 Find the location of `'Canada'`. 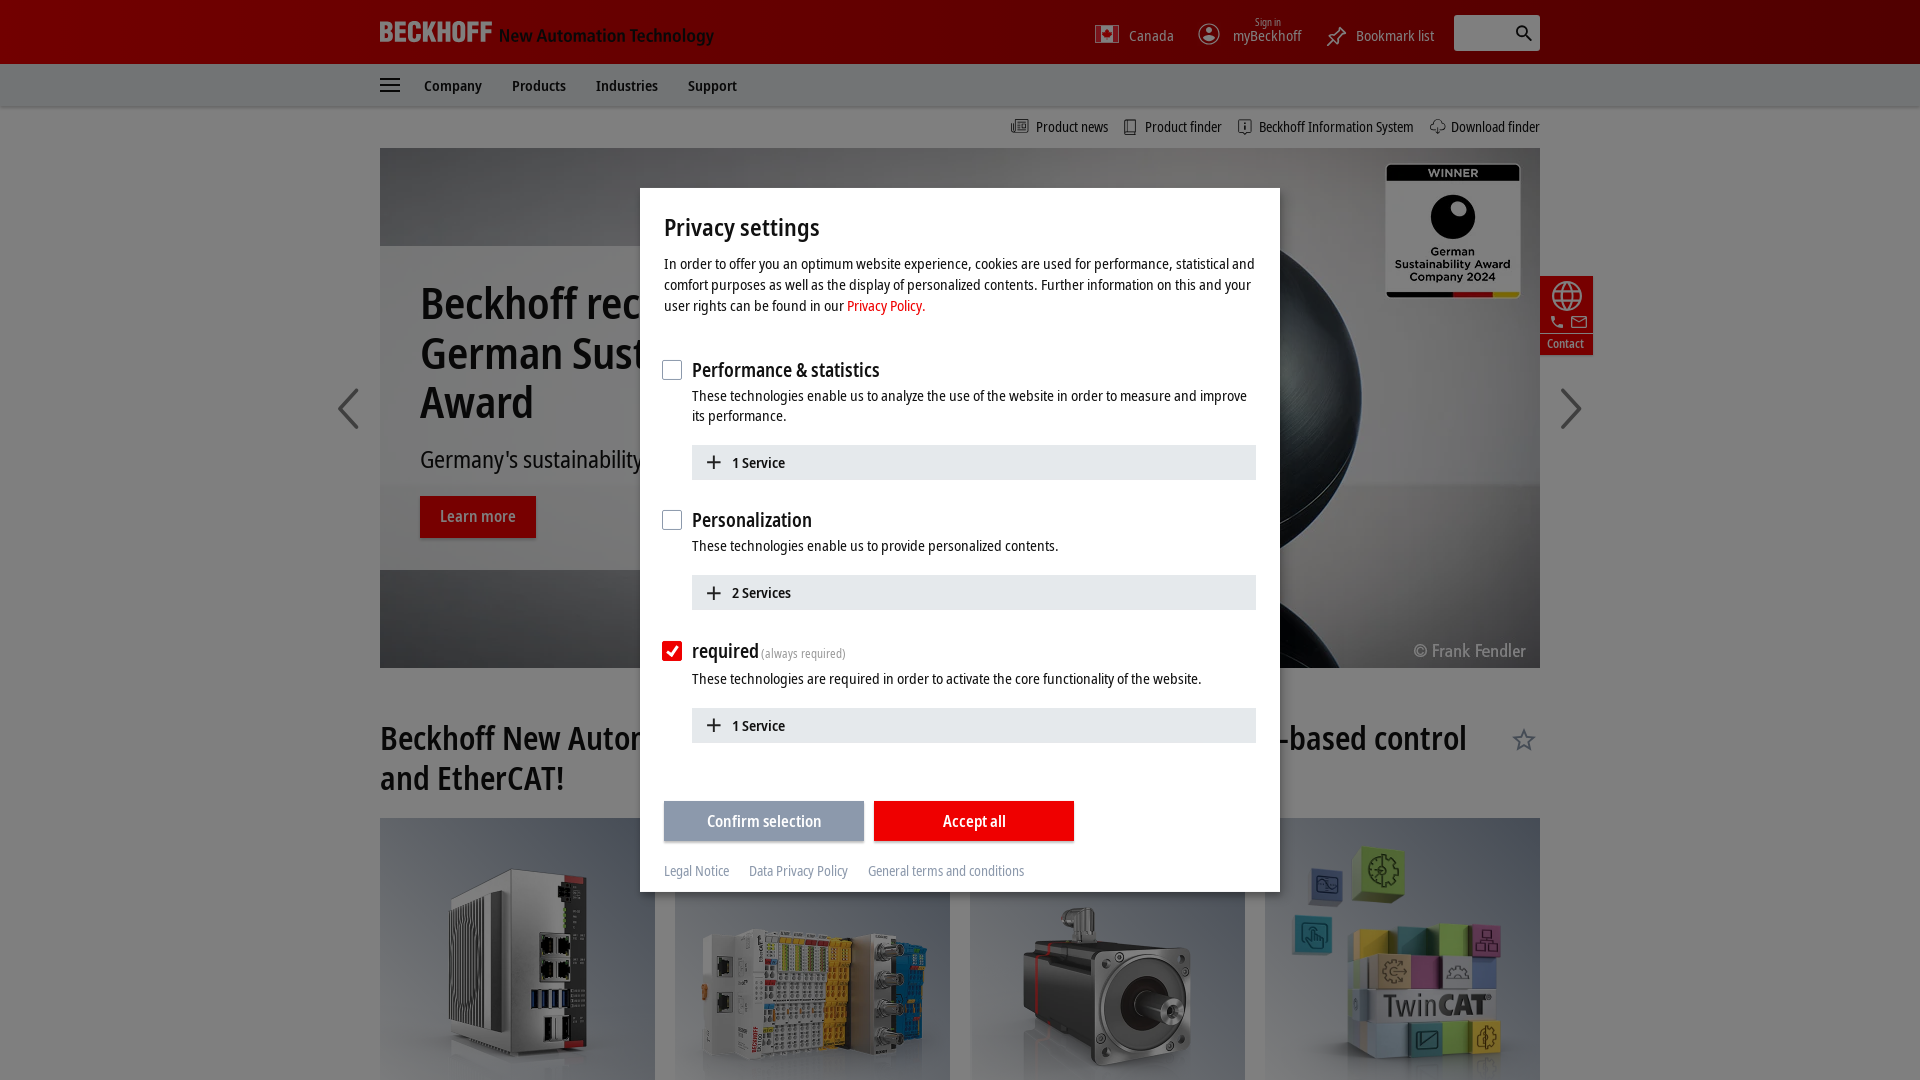

'Canada' is located at coordinates (1134, 35).